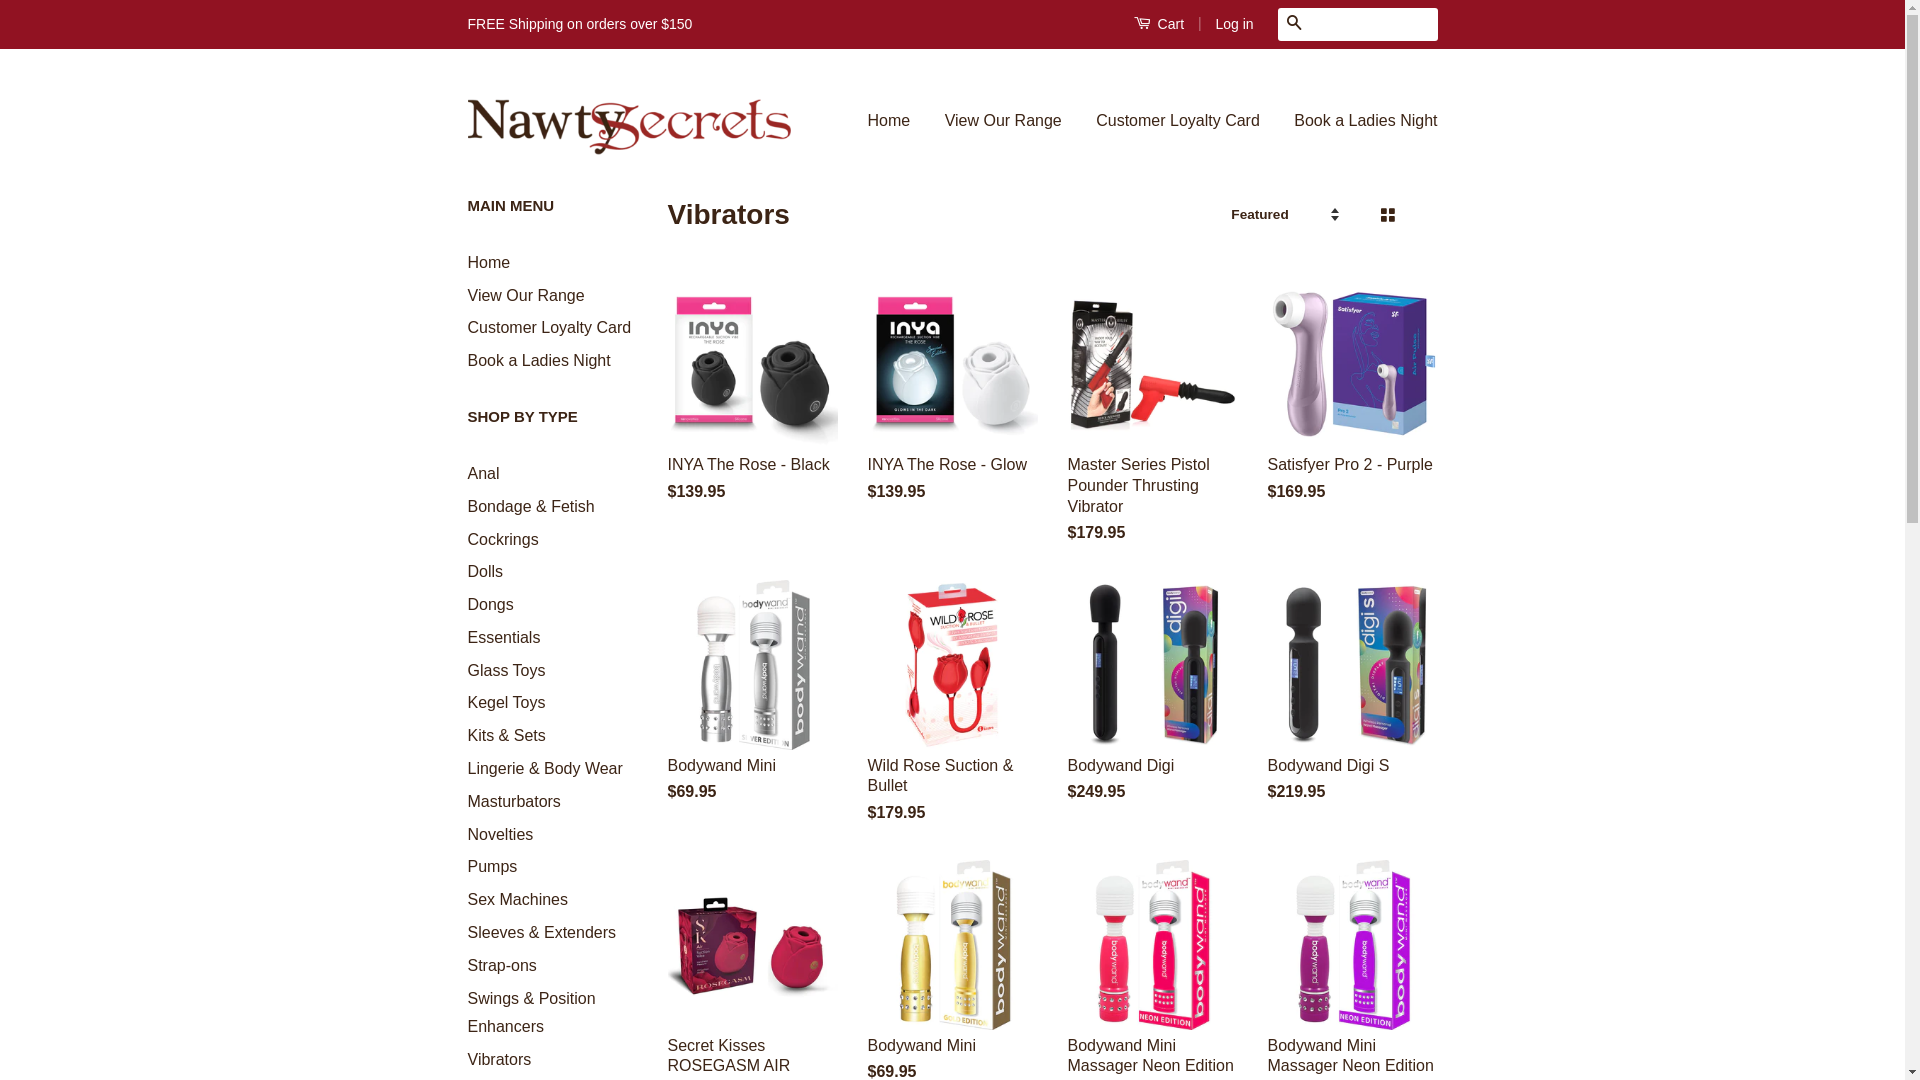 The width and height of the screenshot is (1920, 1080). What do you see at coordinates (499, 1058) in the screenshot?
I see `'Vibrators'` at bounding box center [499, 1058].